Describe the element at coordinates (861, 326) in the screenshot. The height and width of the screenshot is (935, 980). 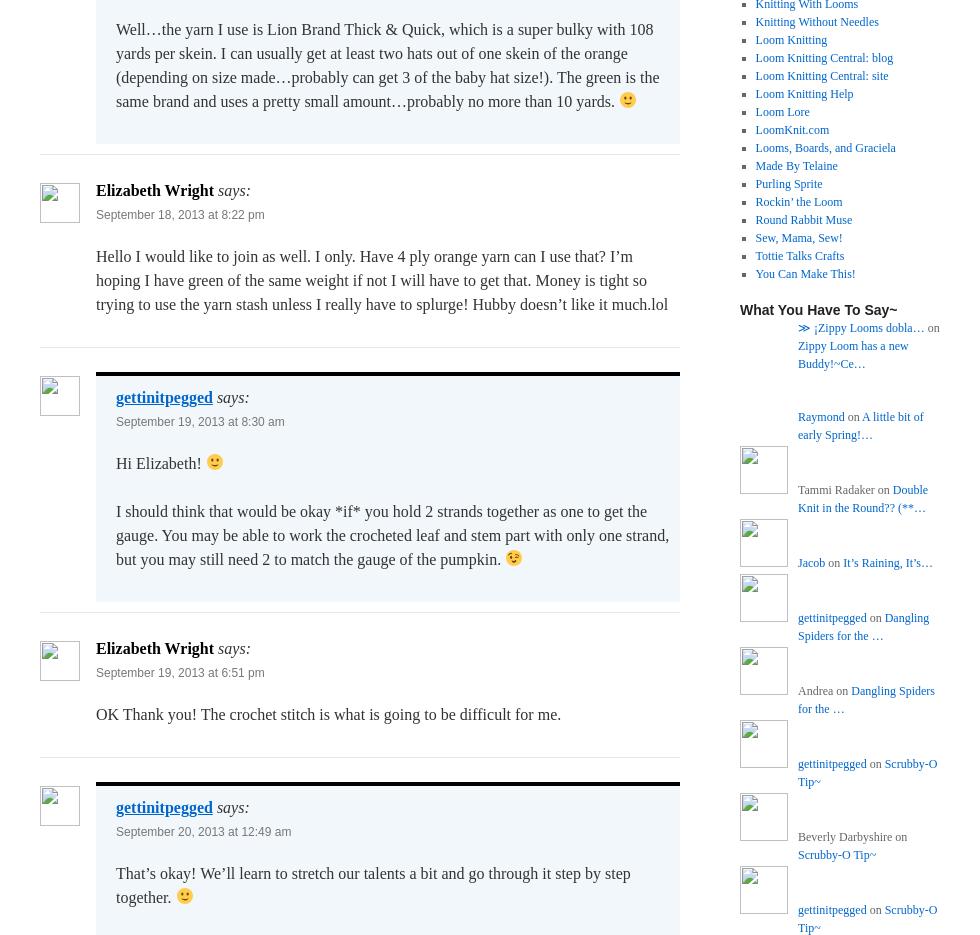
I see `'≫ ¡Zippy Looms dobla…'` at that location.